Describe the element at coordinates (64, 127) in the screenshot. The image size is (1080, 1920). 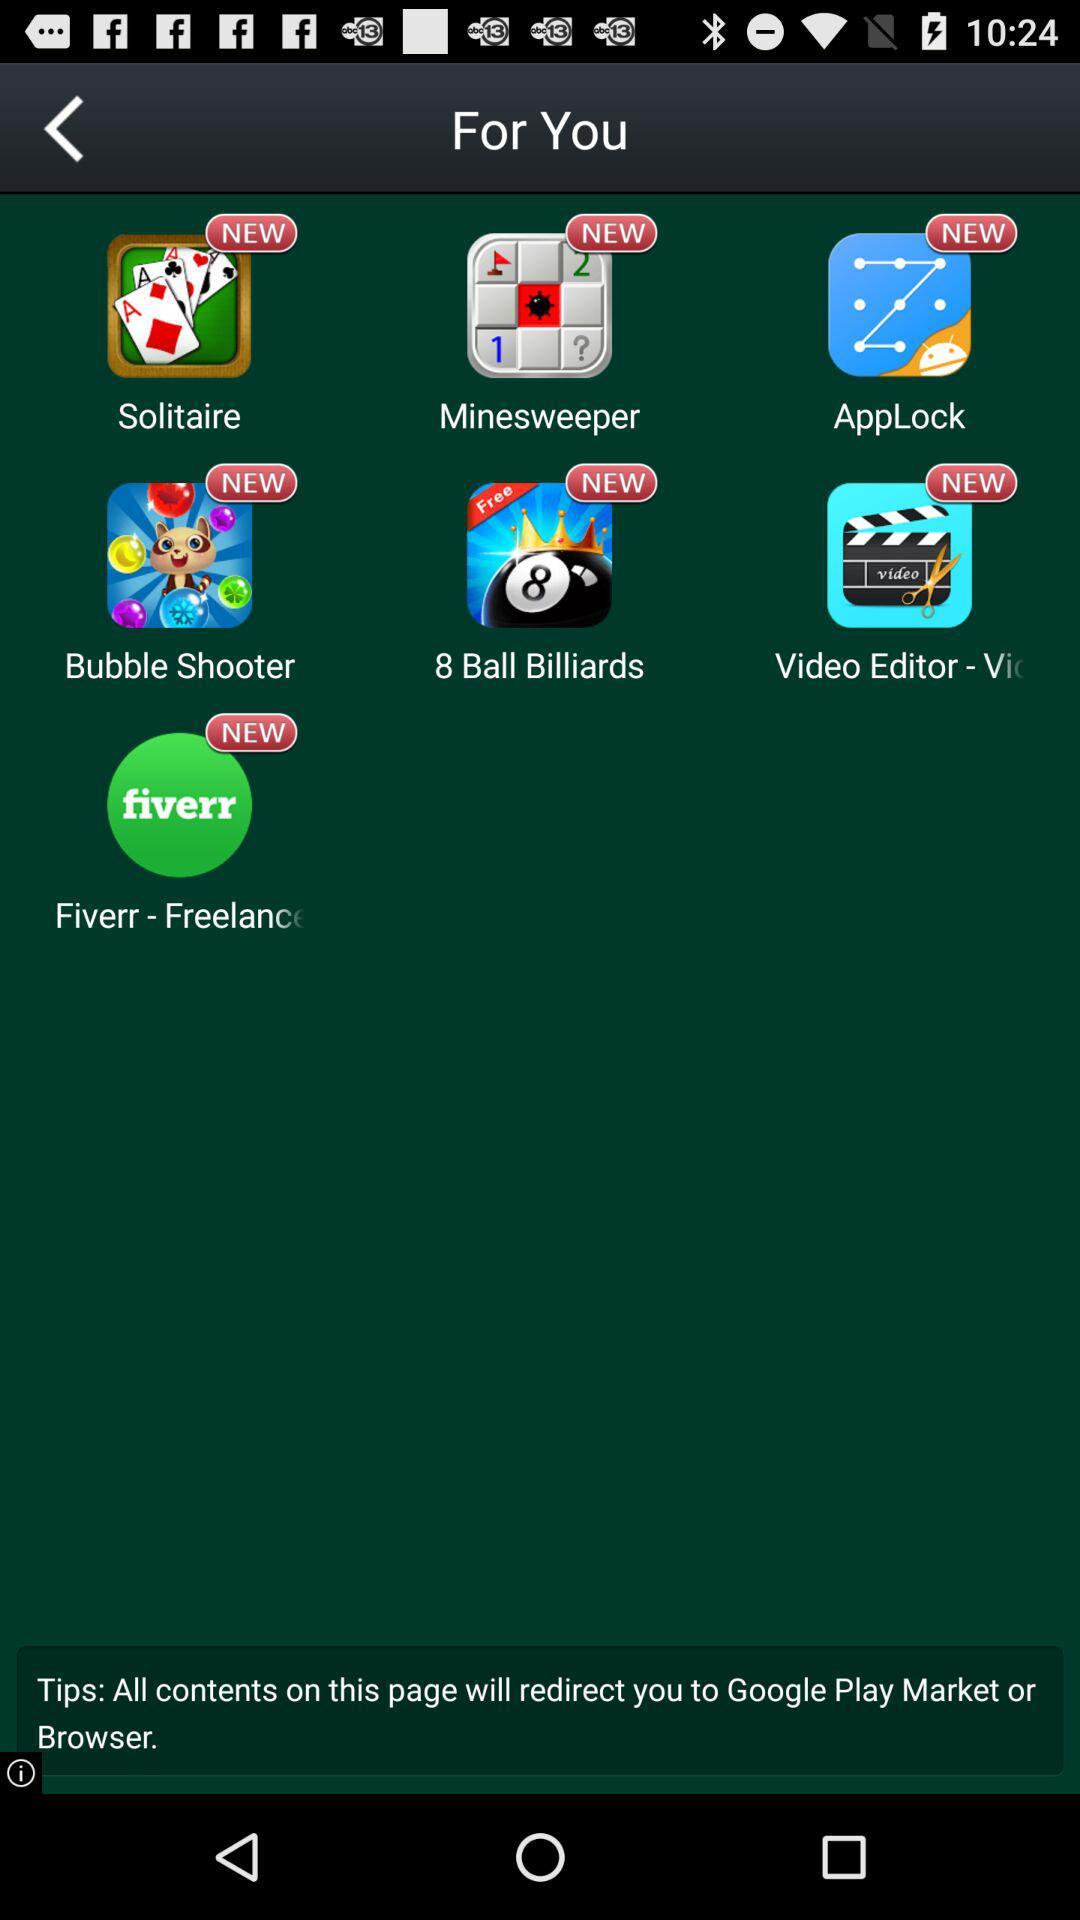
I see `go back` at that location.